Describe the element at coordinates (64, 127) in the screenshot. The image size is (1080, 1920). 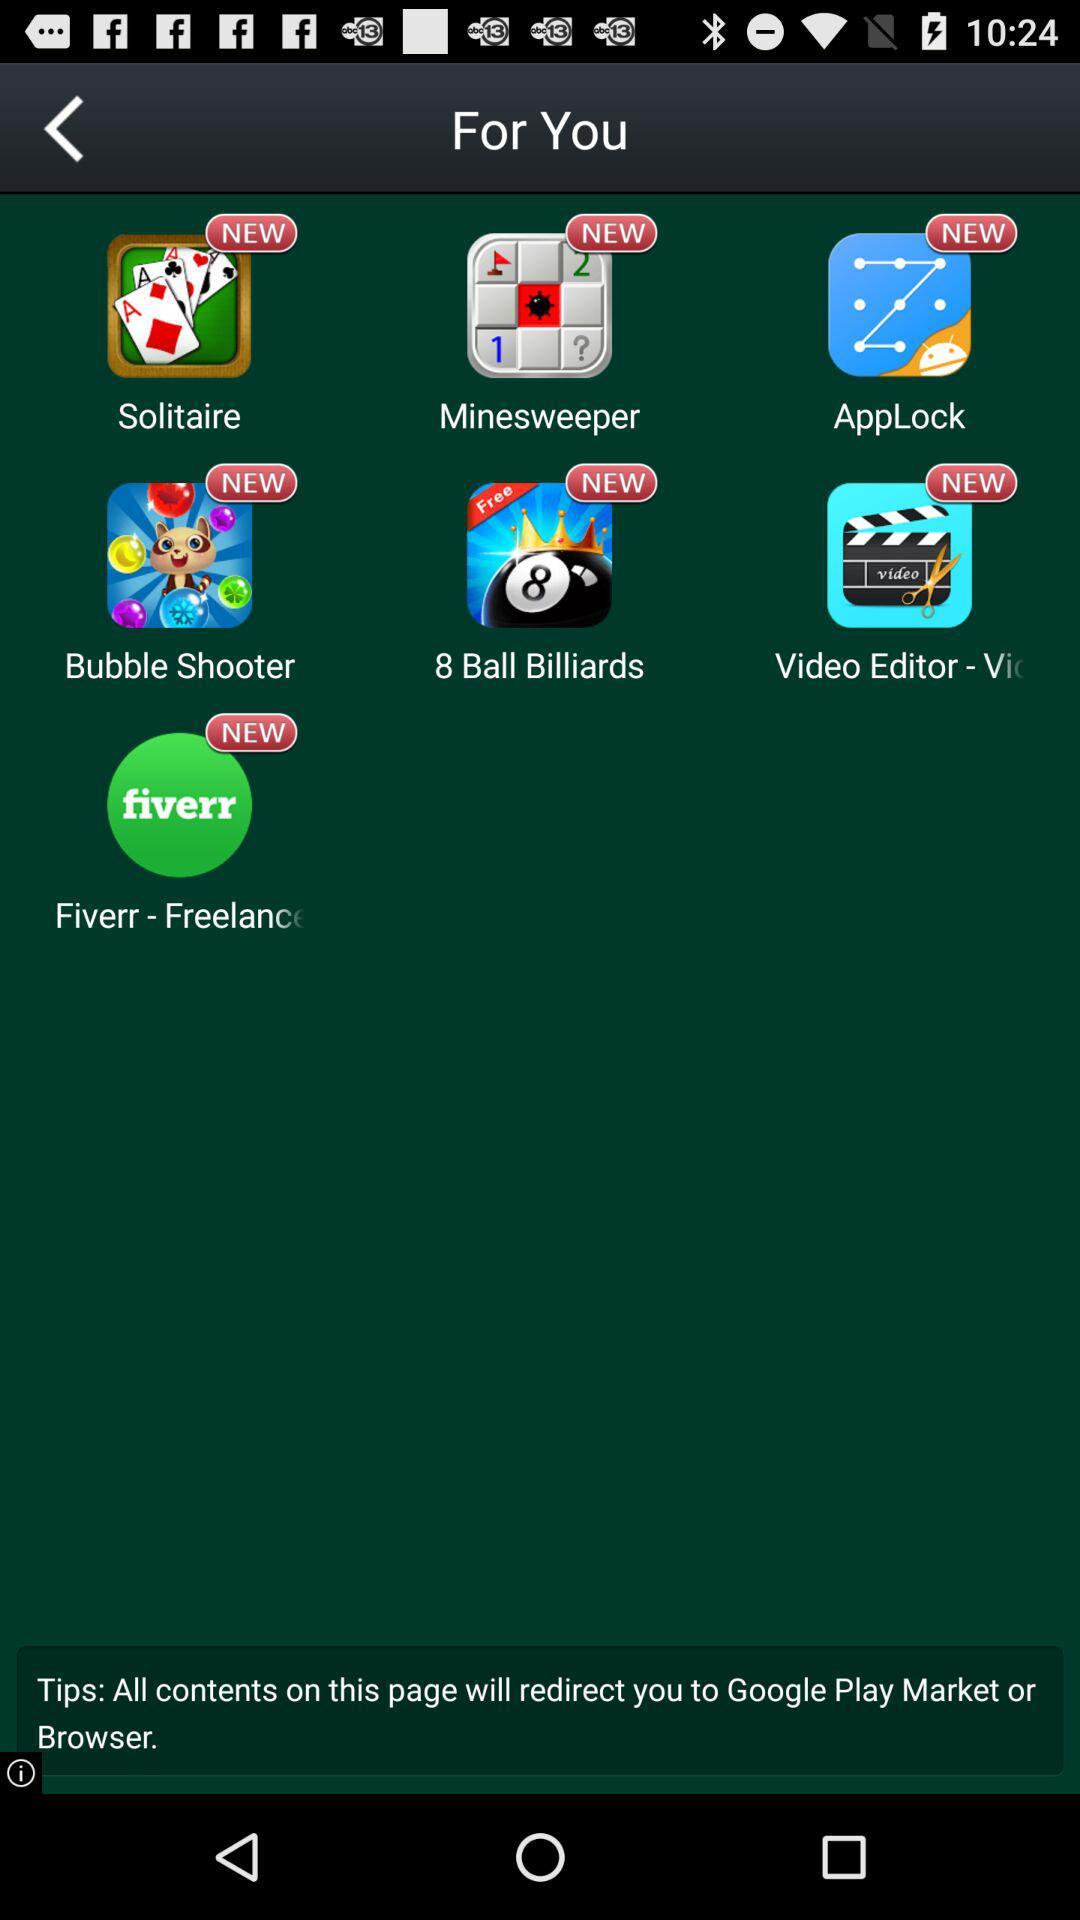
I see `go back` at that location.